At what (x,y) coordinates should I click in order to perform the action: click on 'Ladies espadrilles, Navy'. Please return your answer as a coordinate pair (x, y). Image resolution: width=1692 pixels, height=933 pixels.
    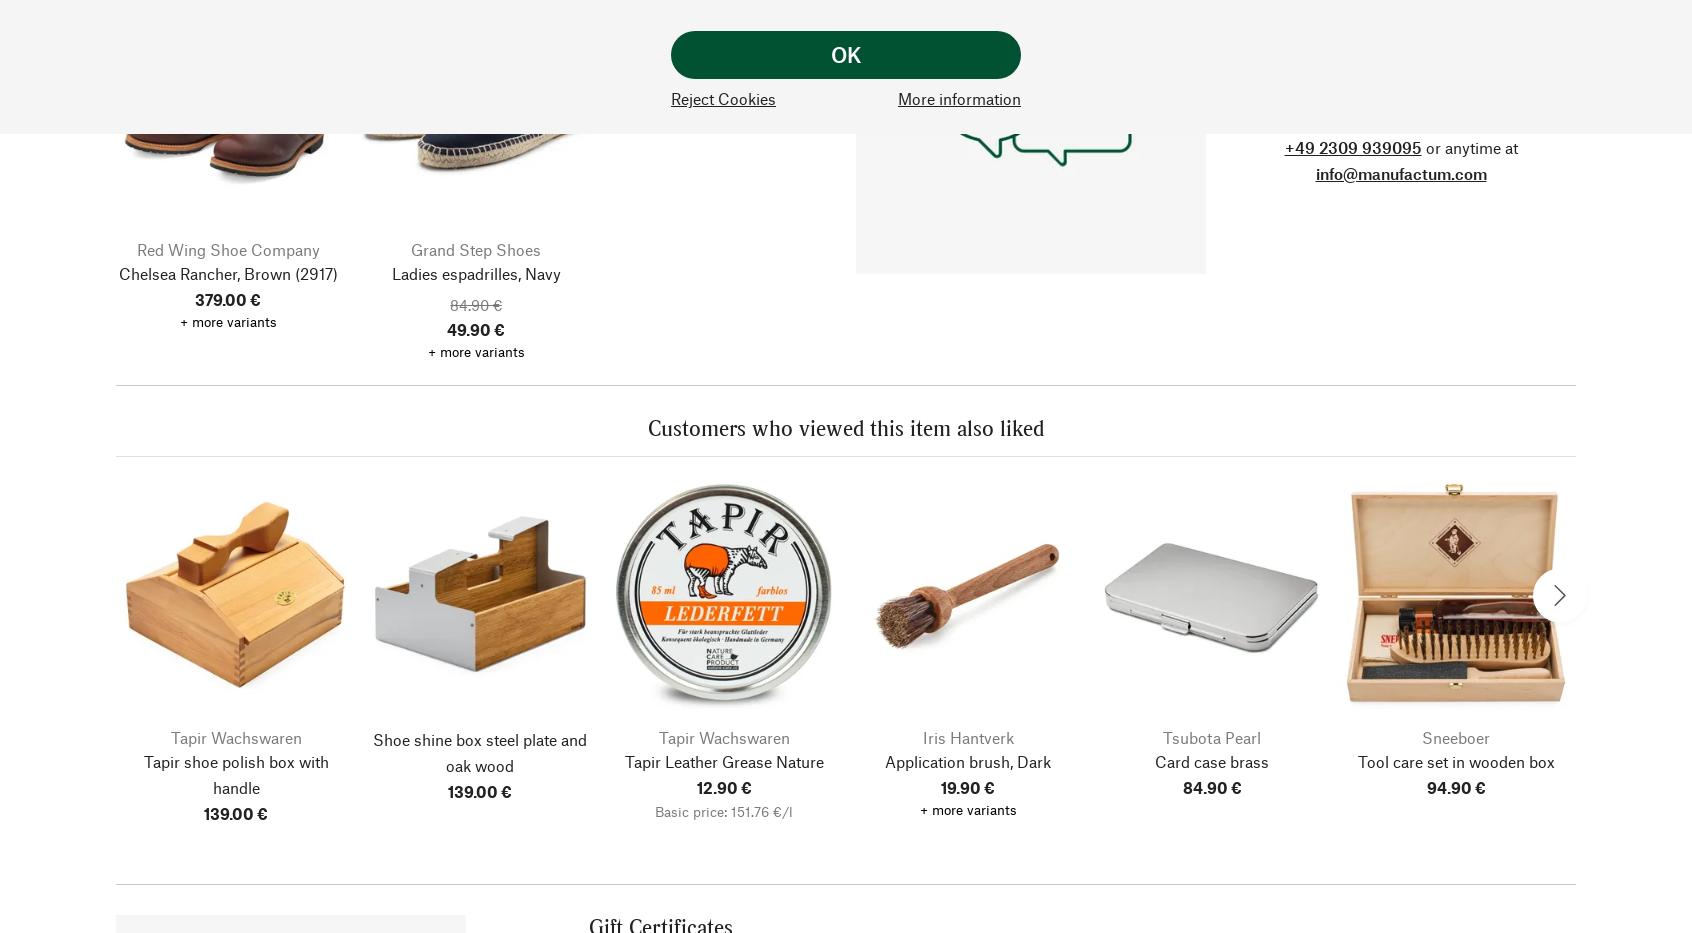
    Looking at the image, I should click on (474, 272).